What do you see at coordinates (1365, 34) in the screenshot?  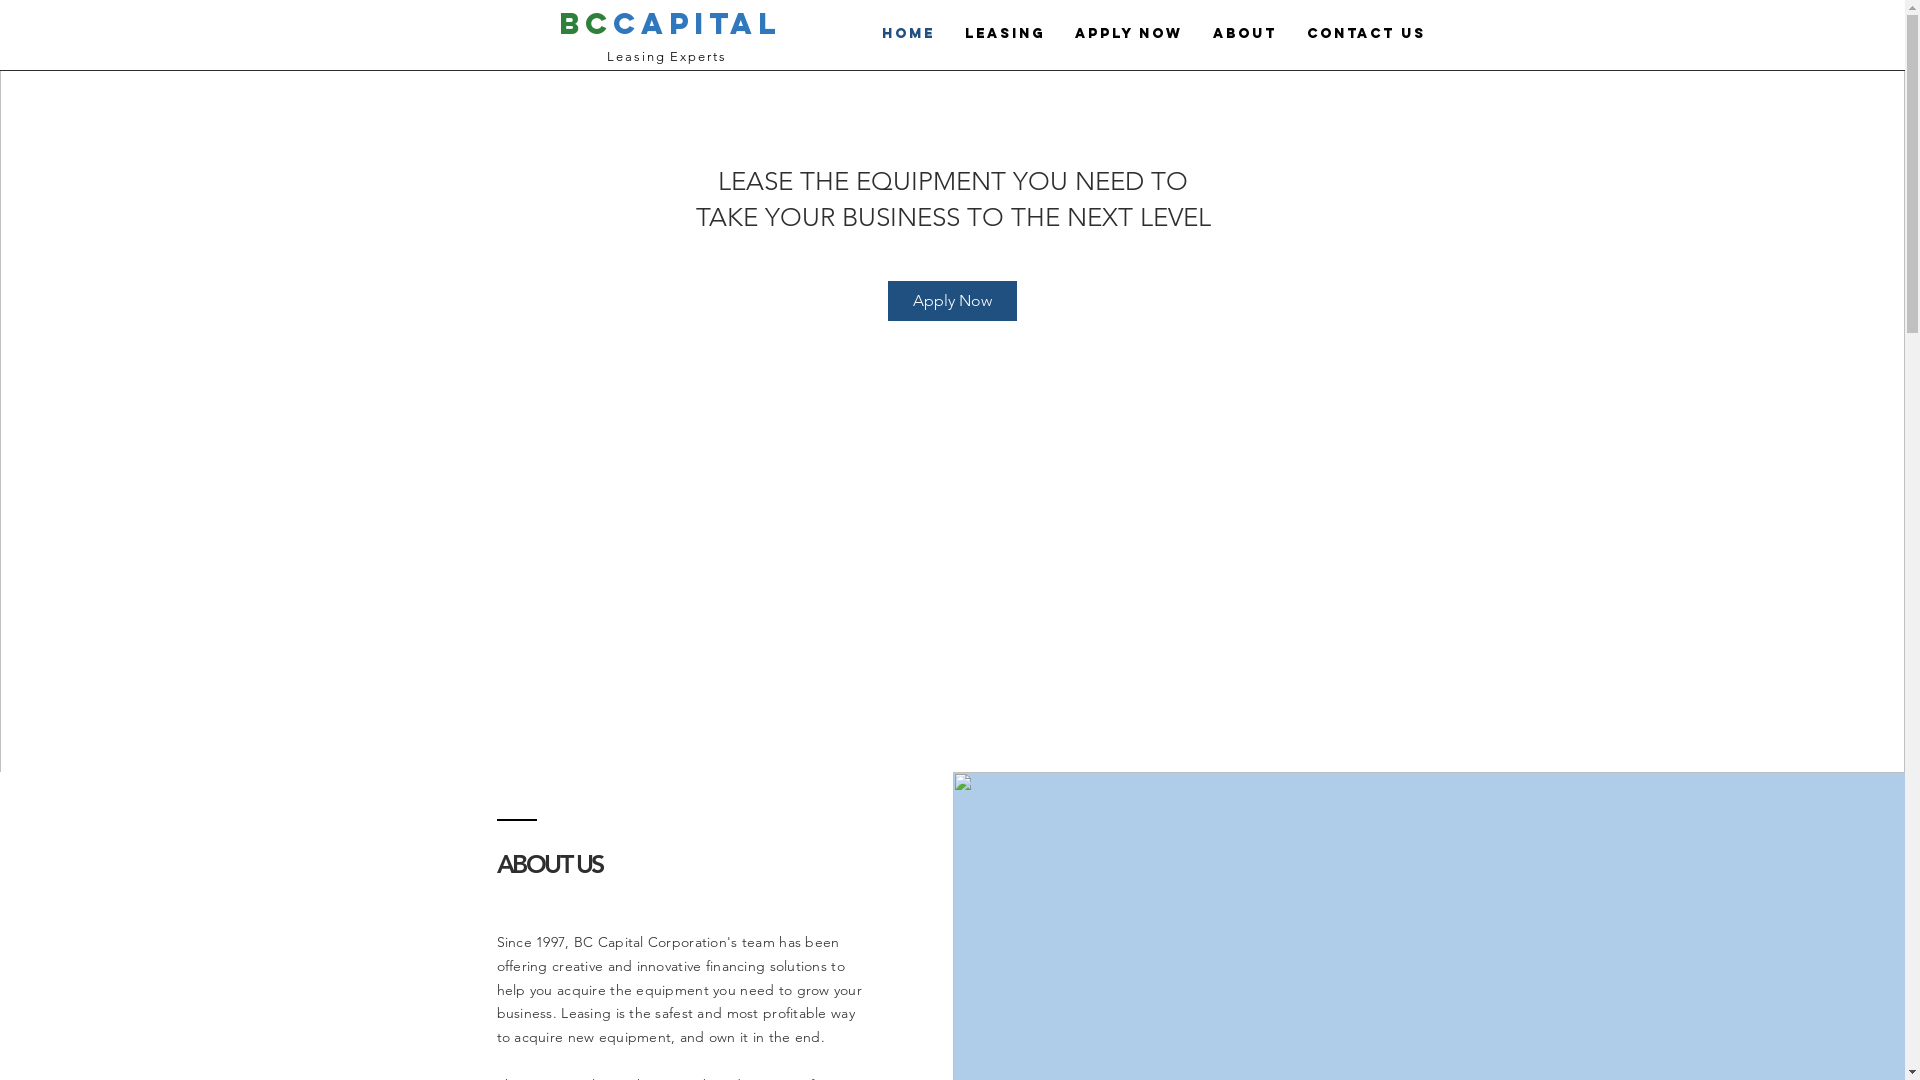 I see `'Contact Us'` at bounding box center [1365, 34].